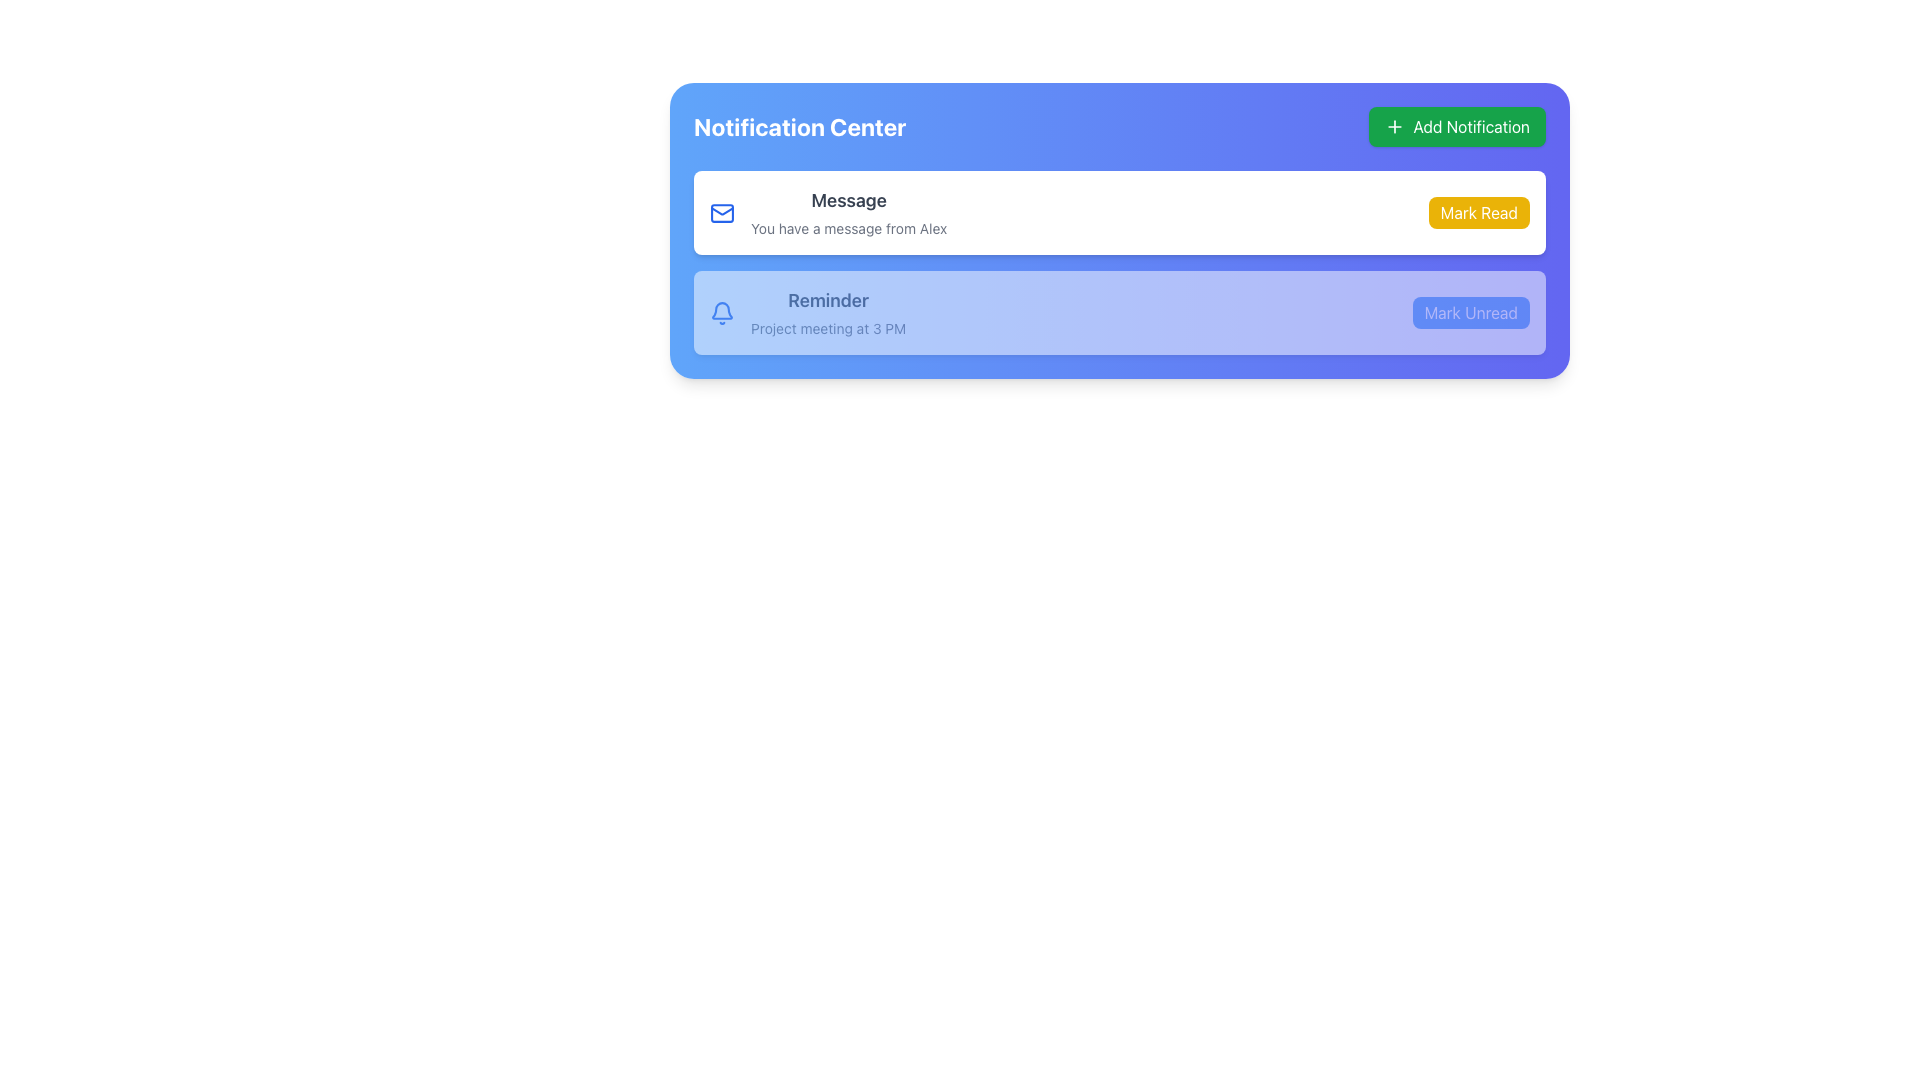  Describe the element at coordinates (828, 212) in the screenshot. I see `the Text and icon group that consists of a mail icon and the text 'Message' followed by 'You have a message from Alex', located in the upper white card of the Notification Center interface` at that location.